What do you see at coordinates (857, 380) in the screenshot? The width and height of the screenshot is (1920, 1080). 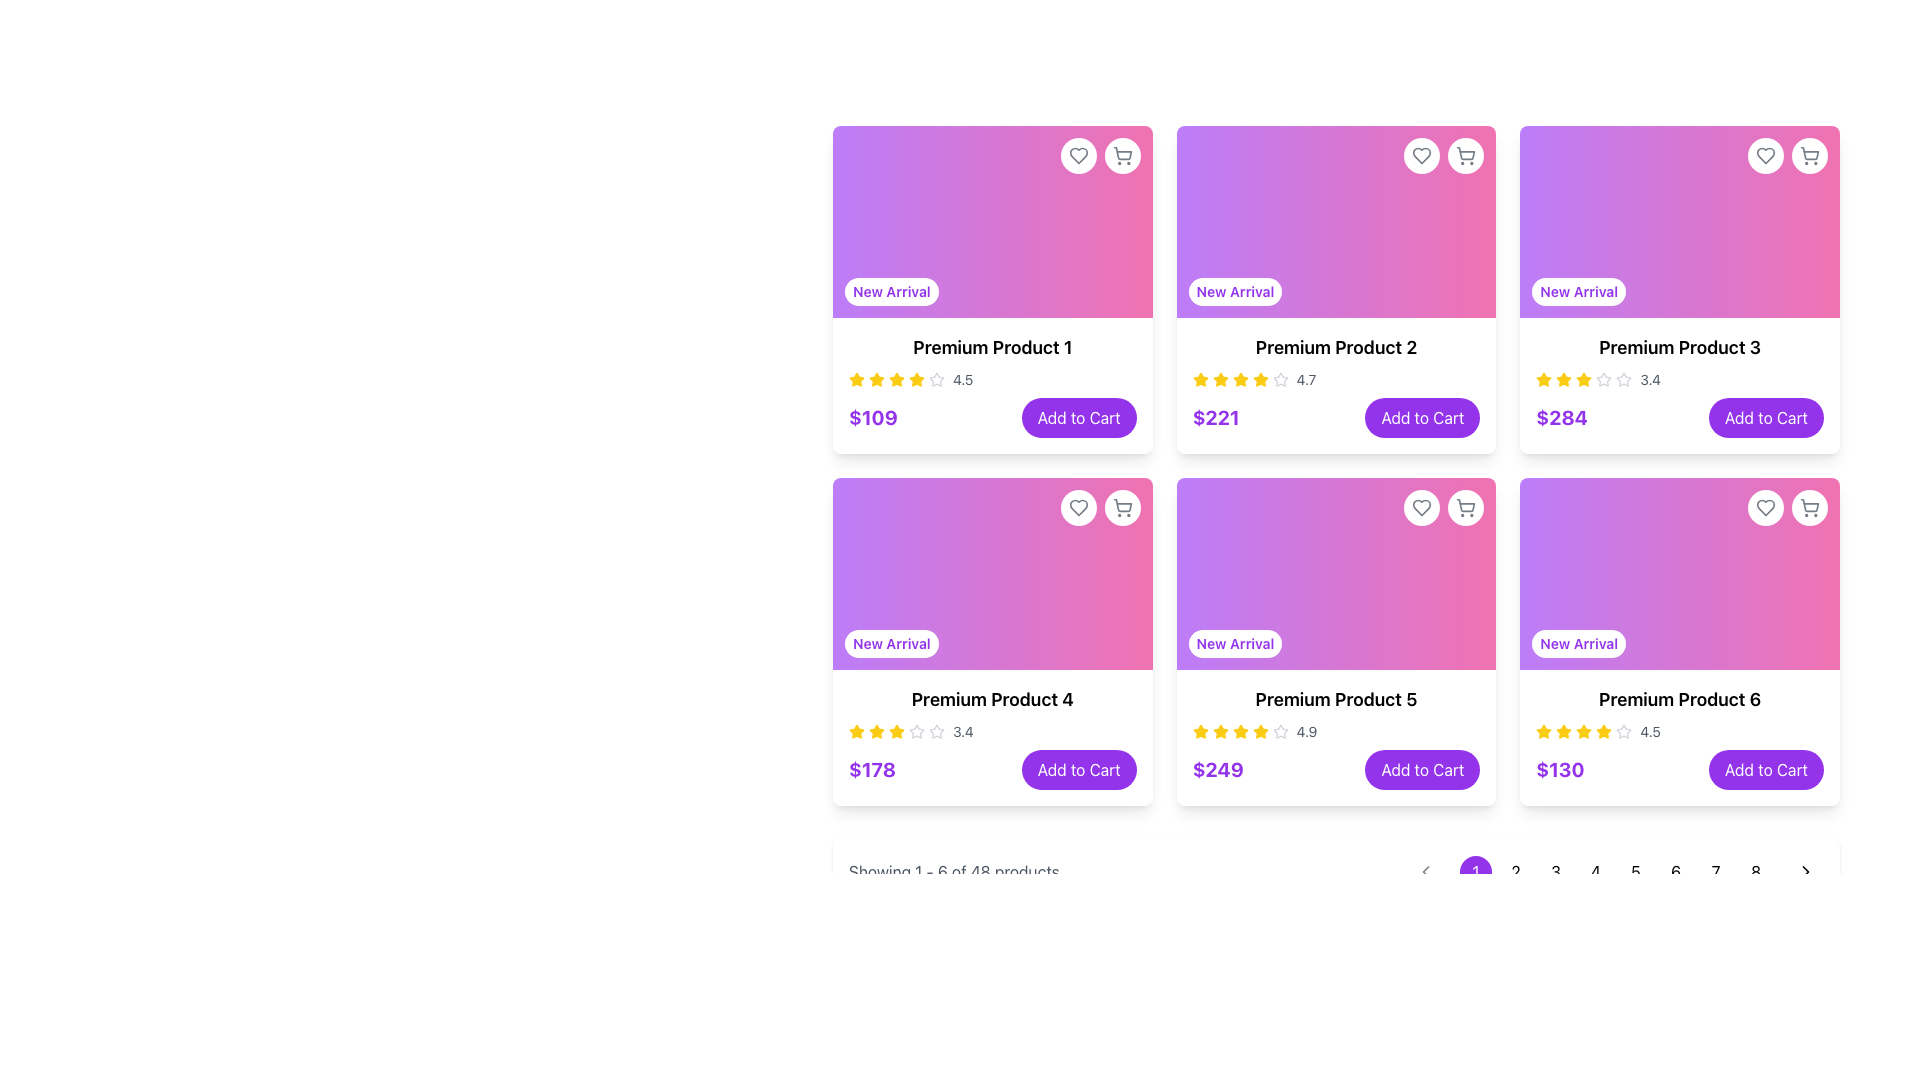 I see `the first star icon in the rating group for 'Premium Product 1' located in the top-left card among a grid of cards` at bounding box center [857, 380].